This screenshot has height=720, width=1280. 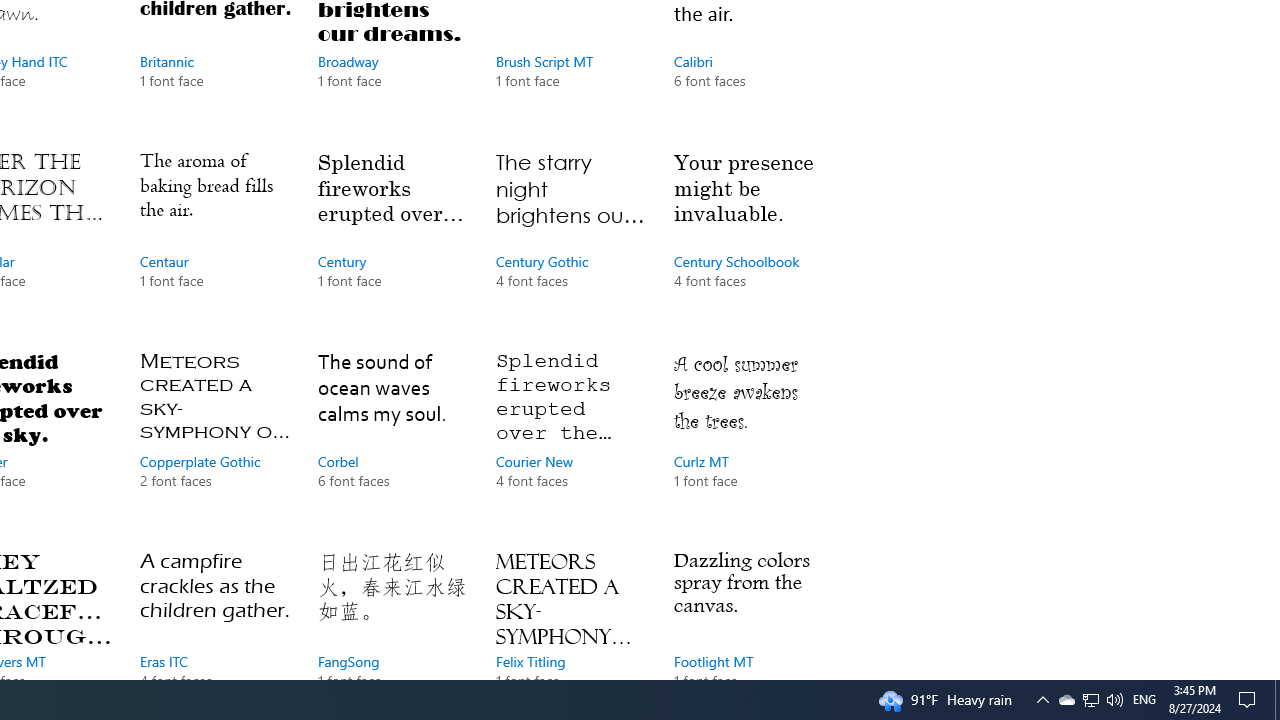 What do you see at coordinates (215, 438) in the screenshot?
I see `'Copperplate Gothic, 2 font faces'` at bounding box center [215, 438].